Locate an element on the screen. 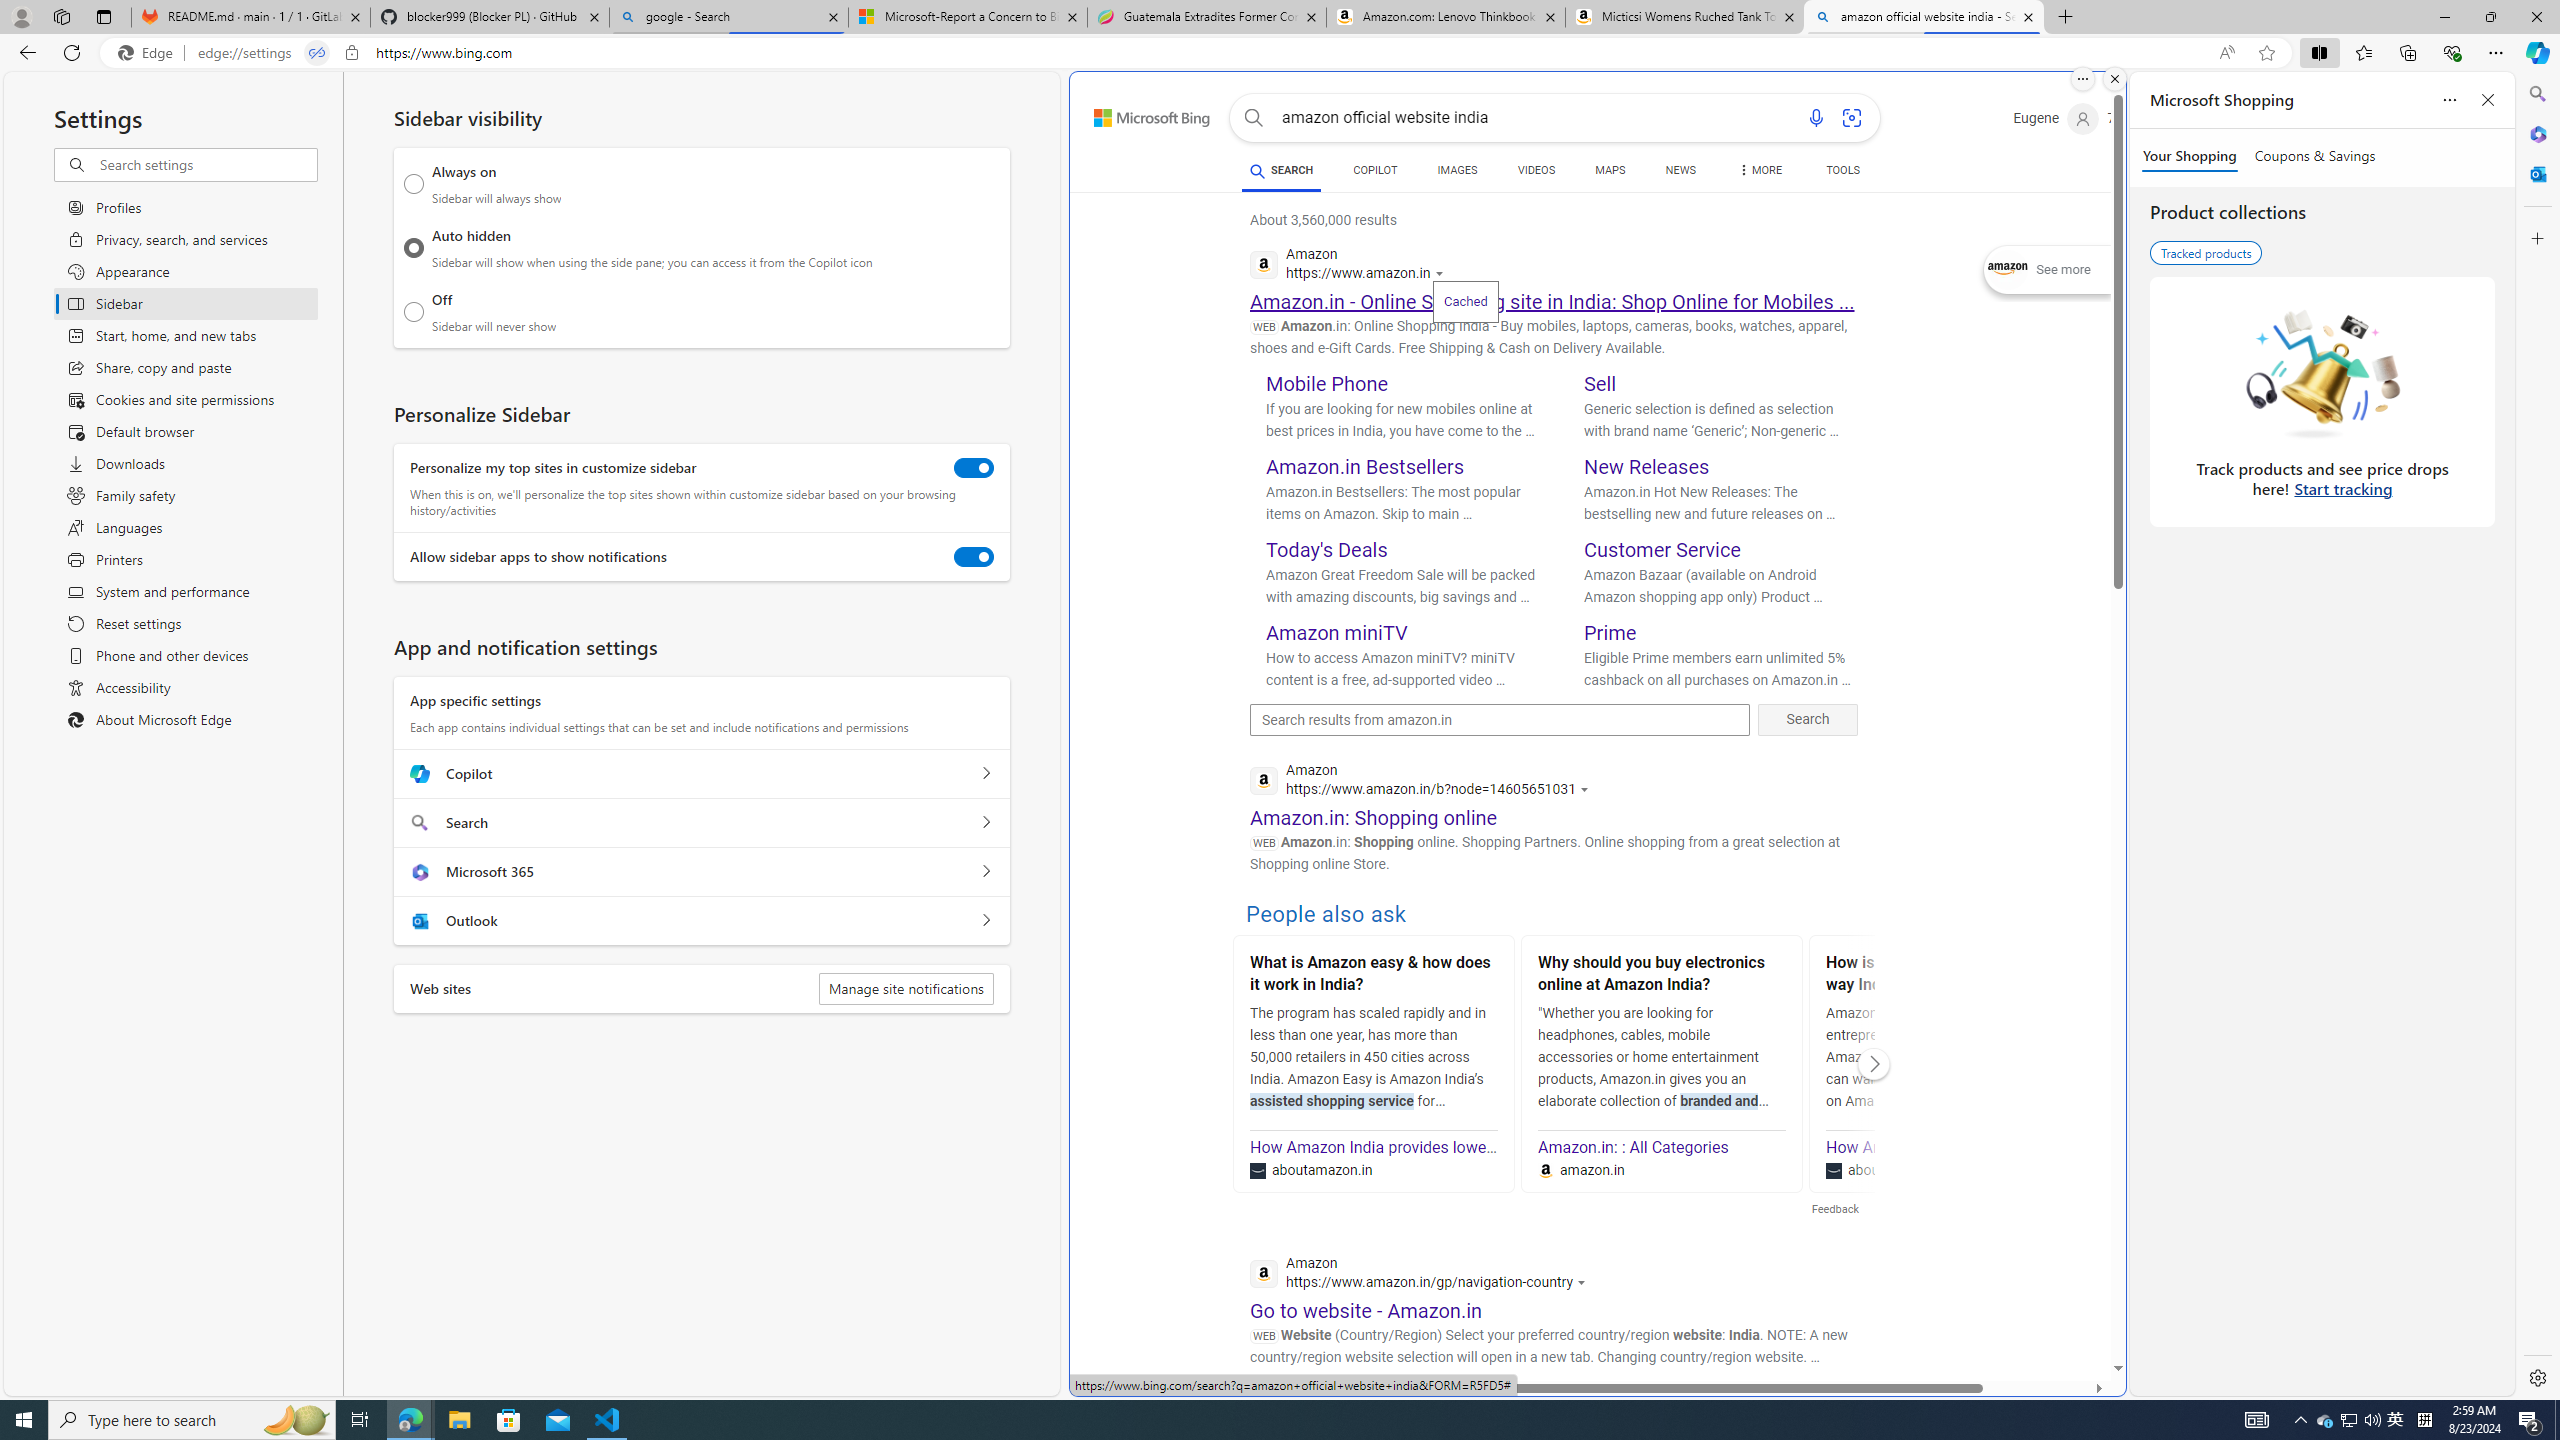 The width and height of the screenshot is (2560, 1440). 'New Tab' is located at coordinates (2064, 16).